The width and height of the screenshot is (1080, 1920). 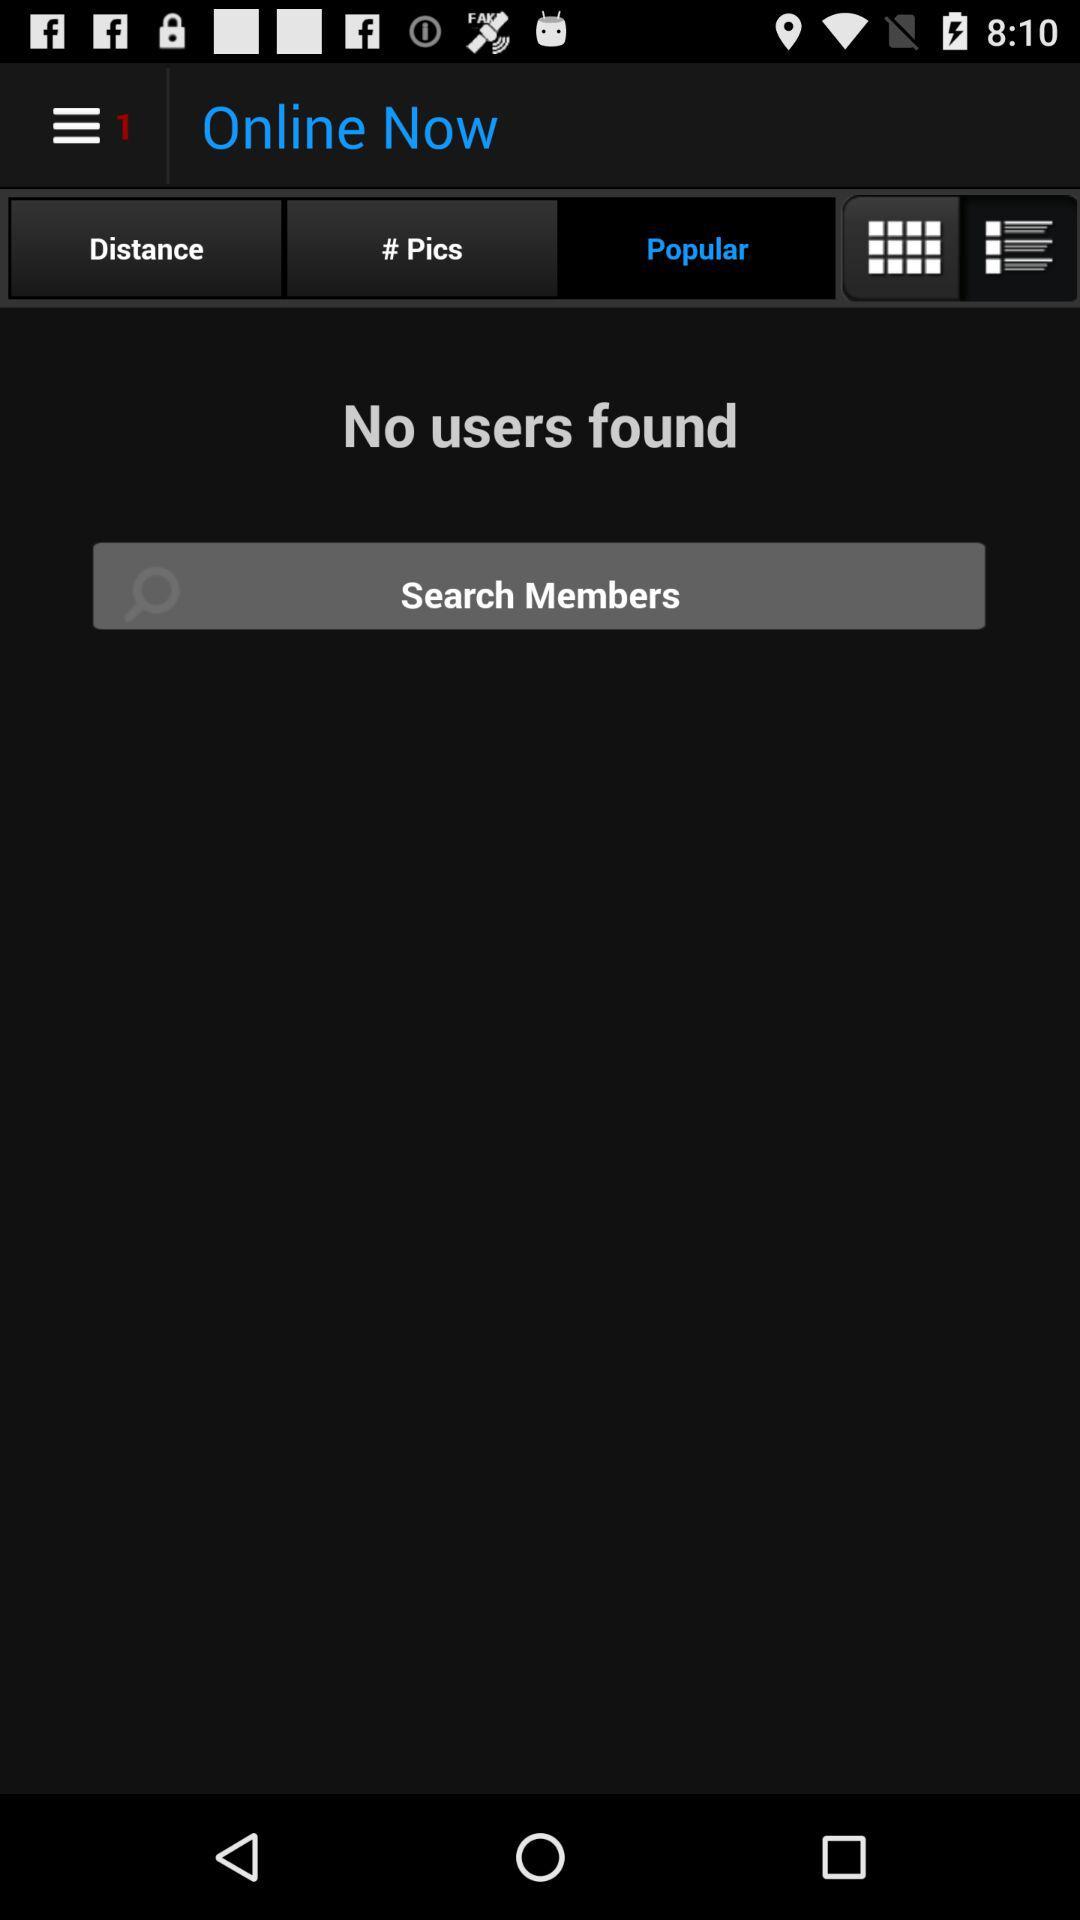 What do you see at coordinates (421, 247) in the screenshot?
I see `the icon next to the popular icon` at bounding box center [421, 247].